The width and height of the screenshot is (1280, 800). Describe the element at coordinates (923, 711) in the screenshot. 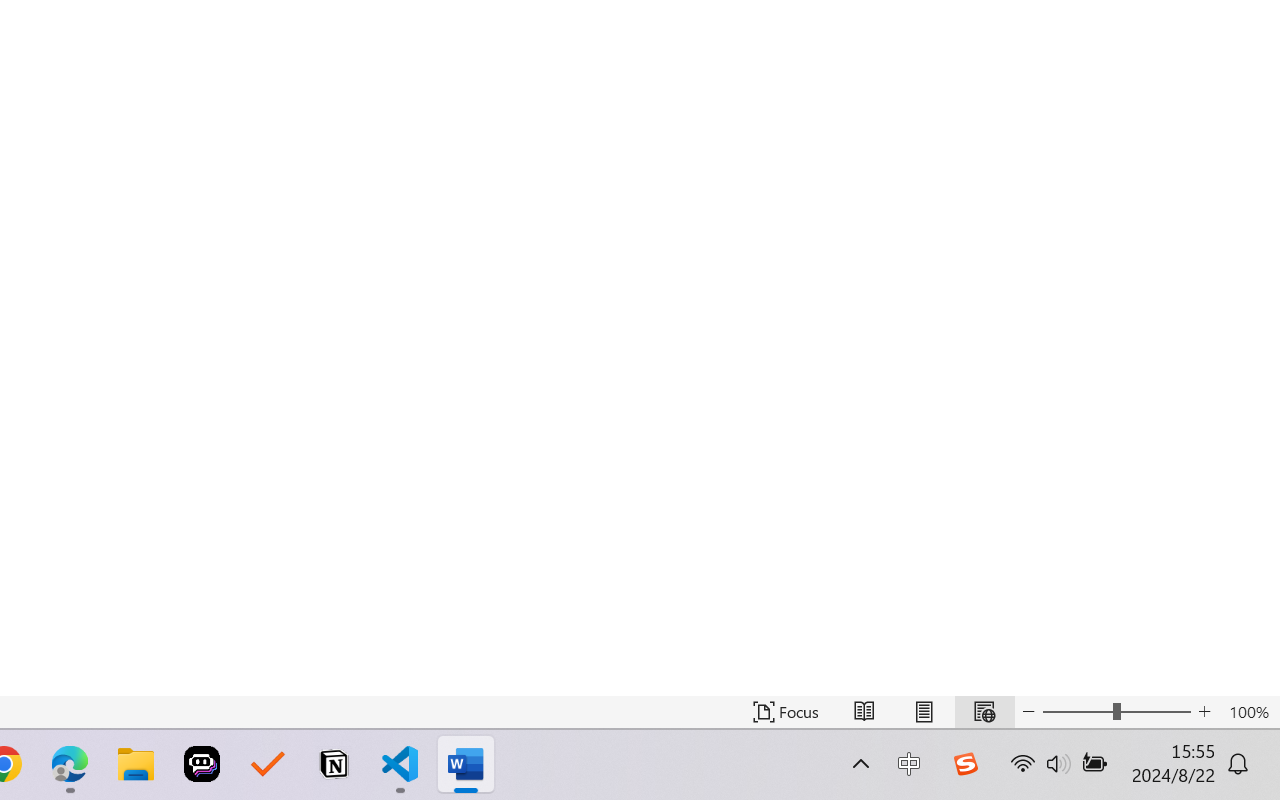

I see `'Print Layout'` at that location.